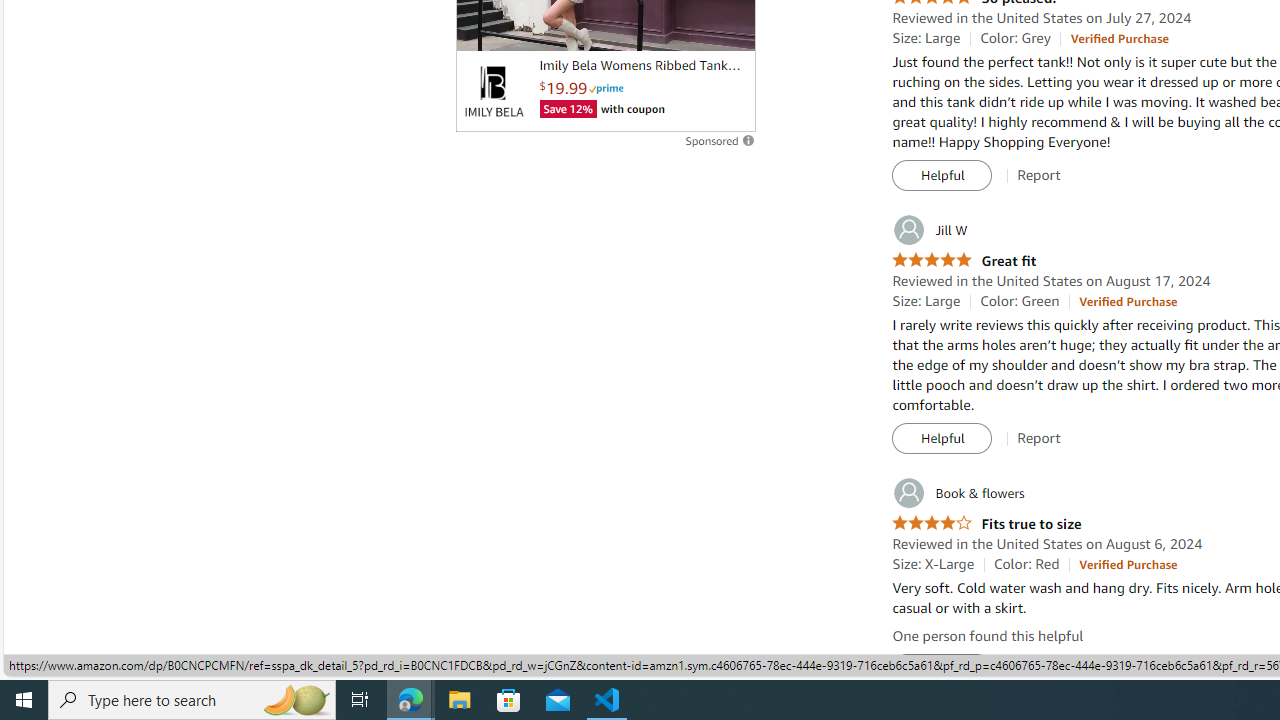  I want to click on '4.0 out of 5 stars Fits true to size', so click(986, 523).